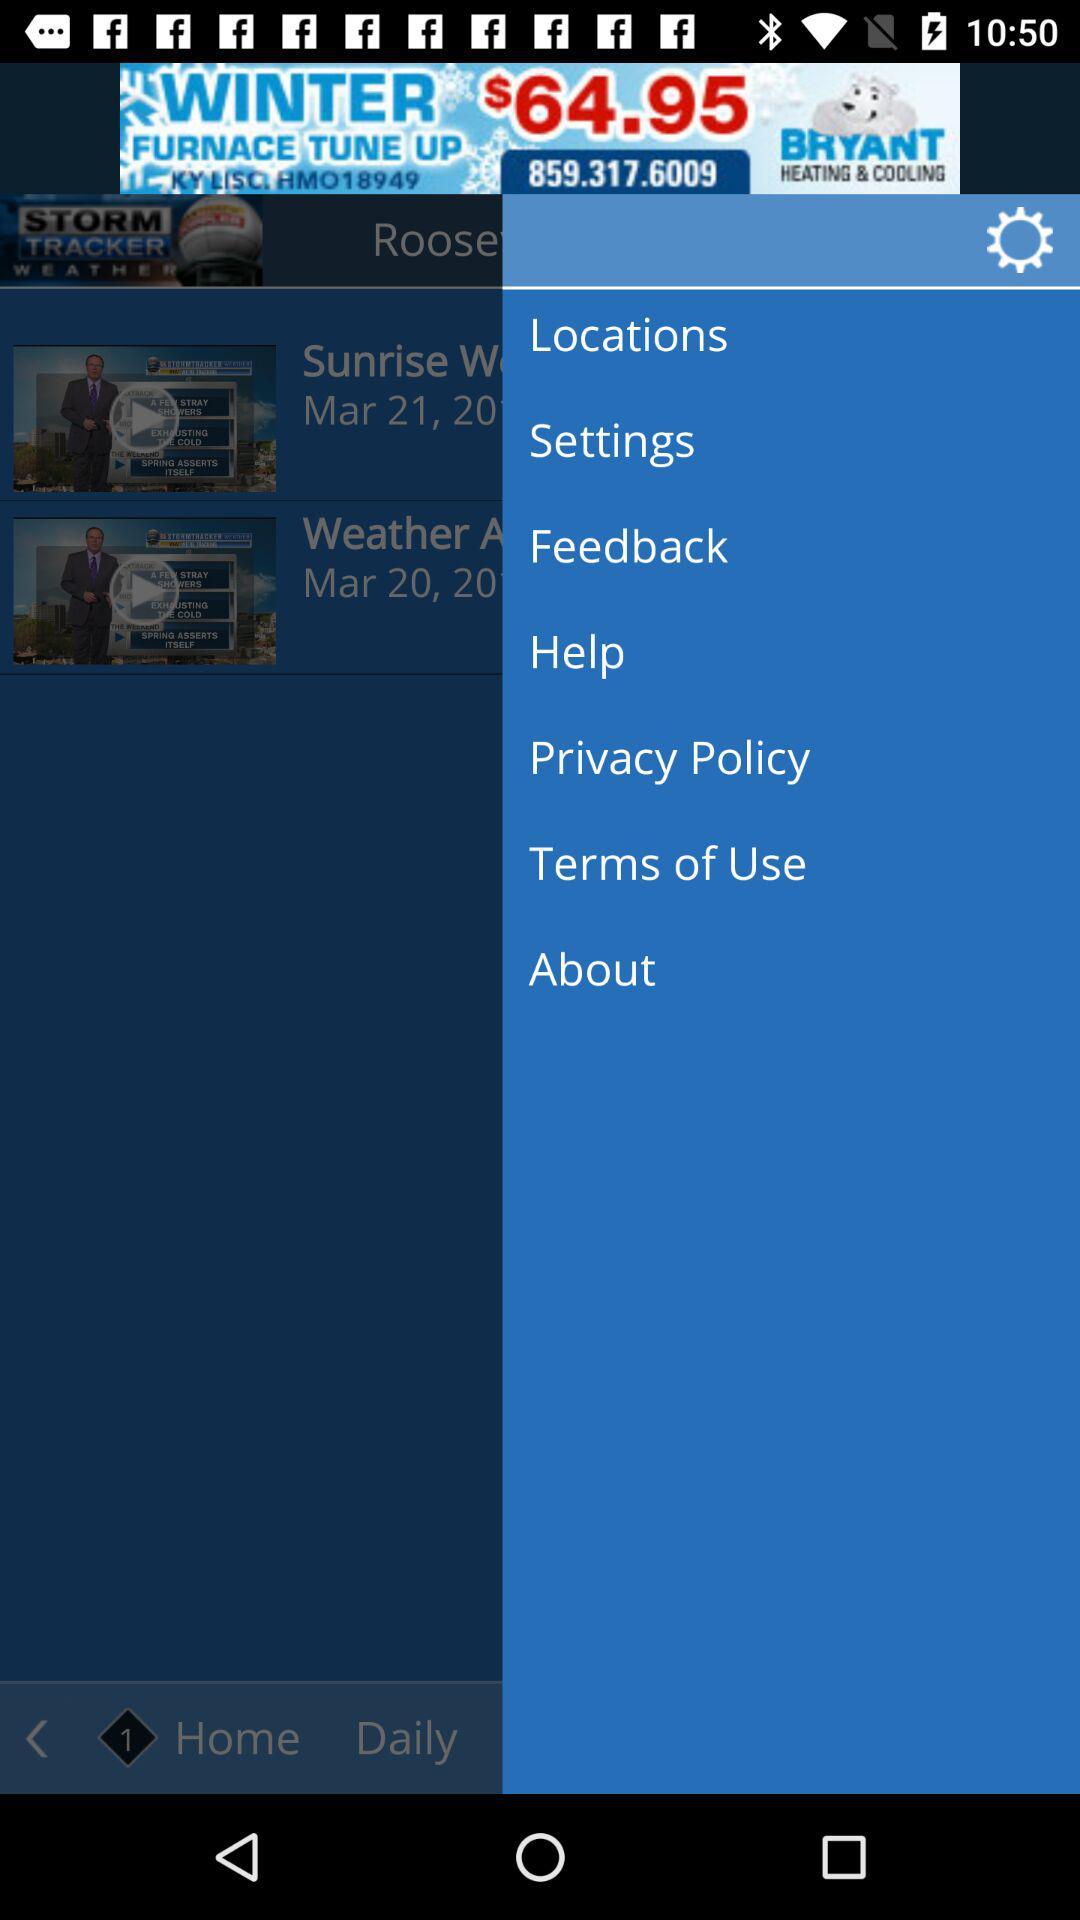 The image size is (1080, 1920). What do you see at coordinates (405, 1737) in the screenshot?
I see `the text daily which is right side of home` at bounding box center [405, 1737].